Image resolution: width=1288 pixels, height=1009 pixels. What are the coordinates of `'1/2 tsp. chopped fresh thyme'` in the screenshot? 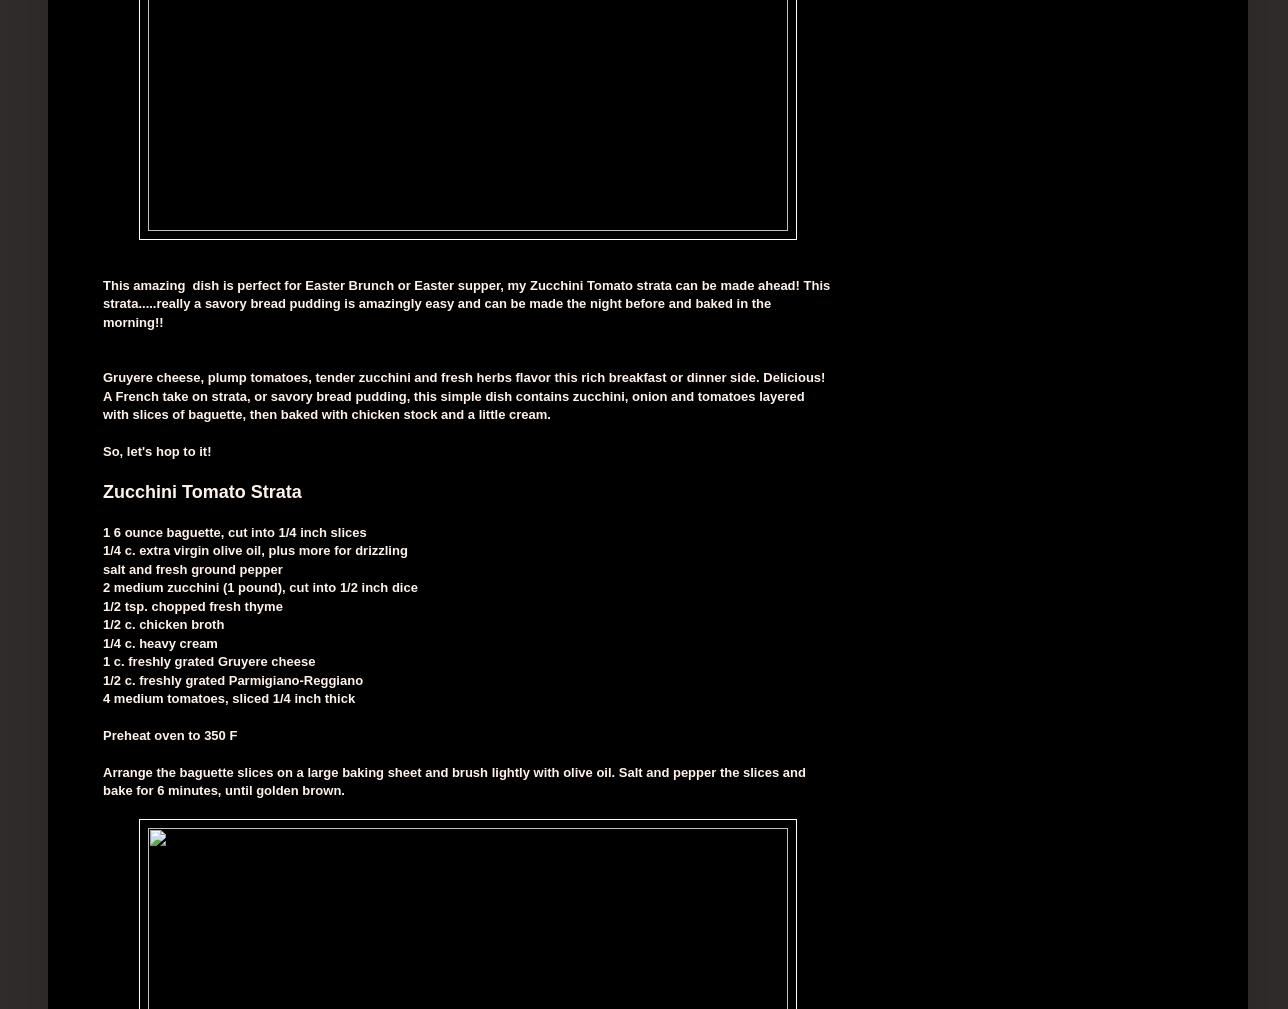 It's located at (192, 605).